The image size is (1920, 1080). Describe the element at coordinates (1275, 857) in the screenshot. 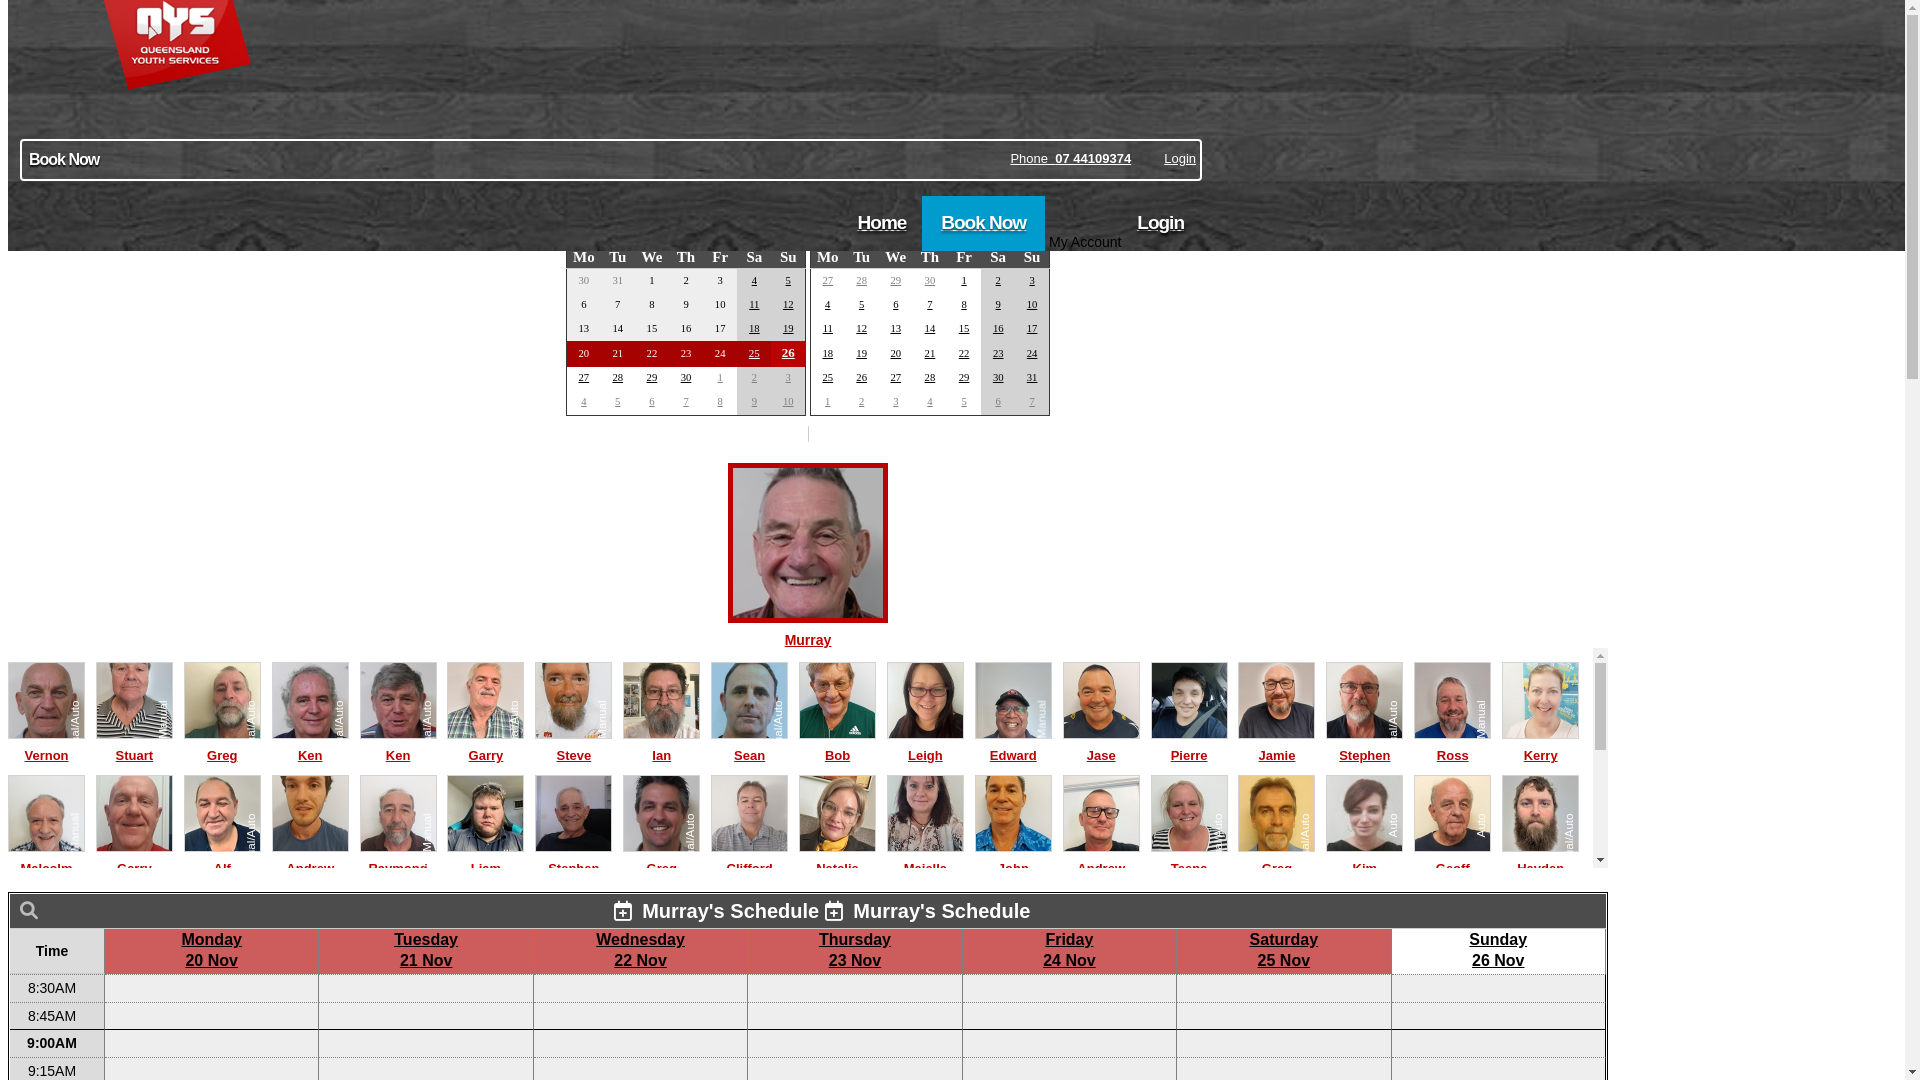

I see `'Greg` at that location.